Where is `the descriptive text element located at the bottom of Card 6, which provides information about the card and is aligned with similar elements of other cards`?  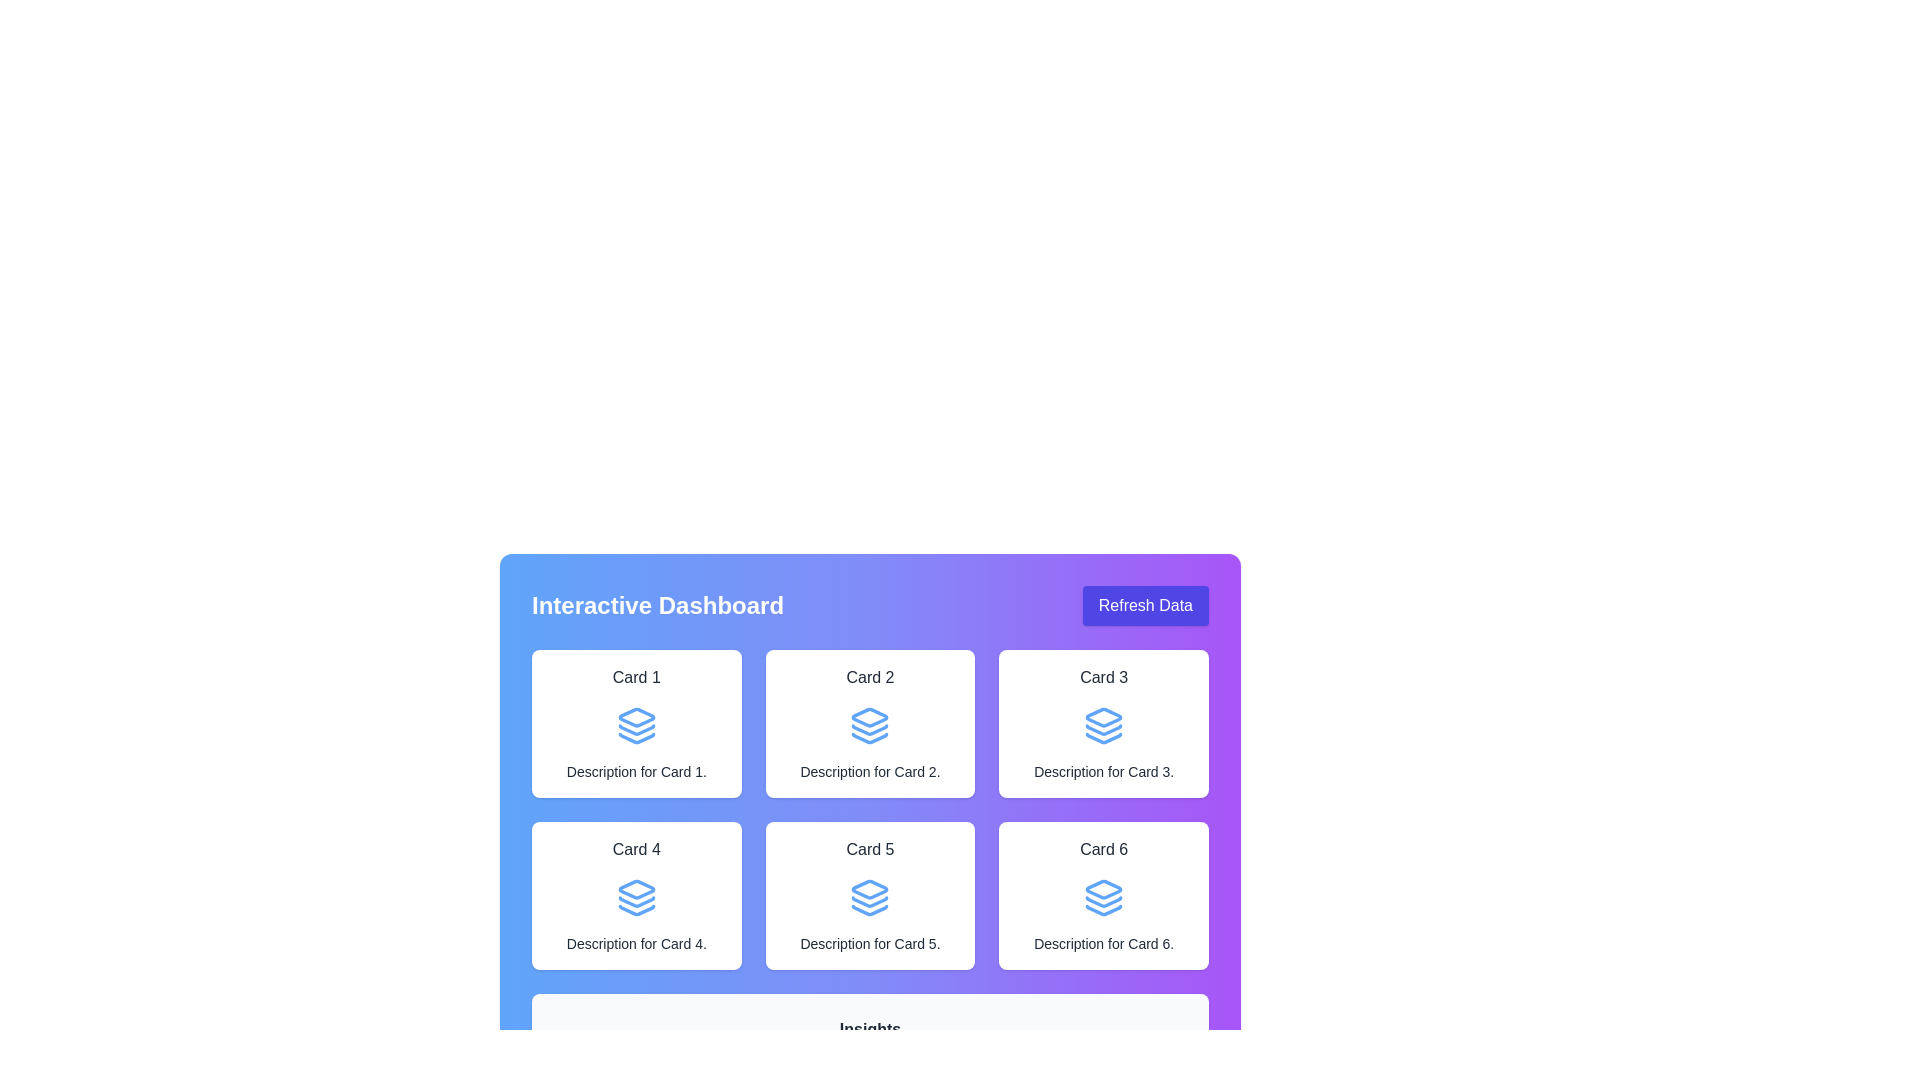 the descriptive text element located at the bottom of Card 6, which provides information about the card and is aligned with similar elements of other cards is located at coordinates (1103, 944).